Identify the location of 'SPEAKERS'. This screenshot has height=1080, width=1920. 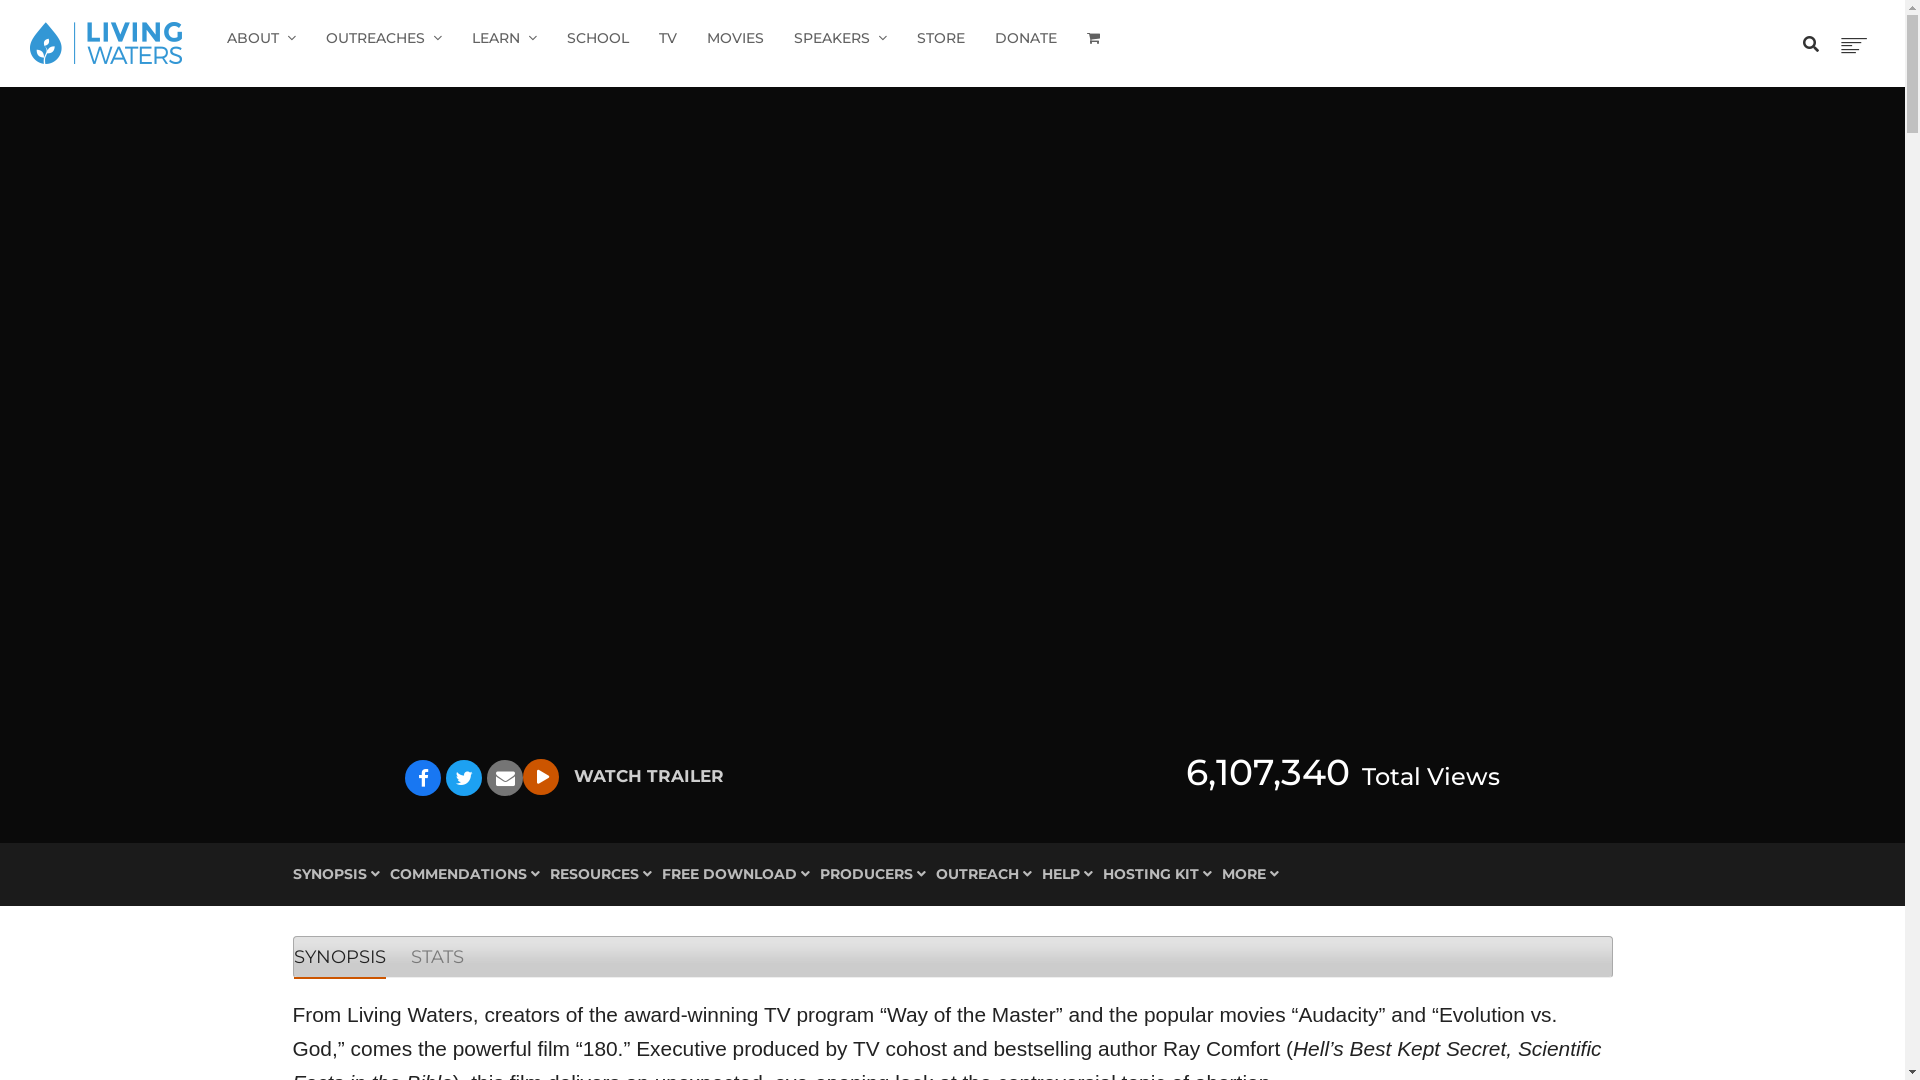
(840, 38).